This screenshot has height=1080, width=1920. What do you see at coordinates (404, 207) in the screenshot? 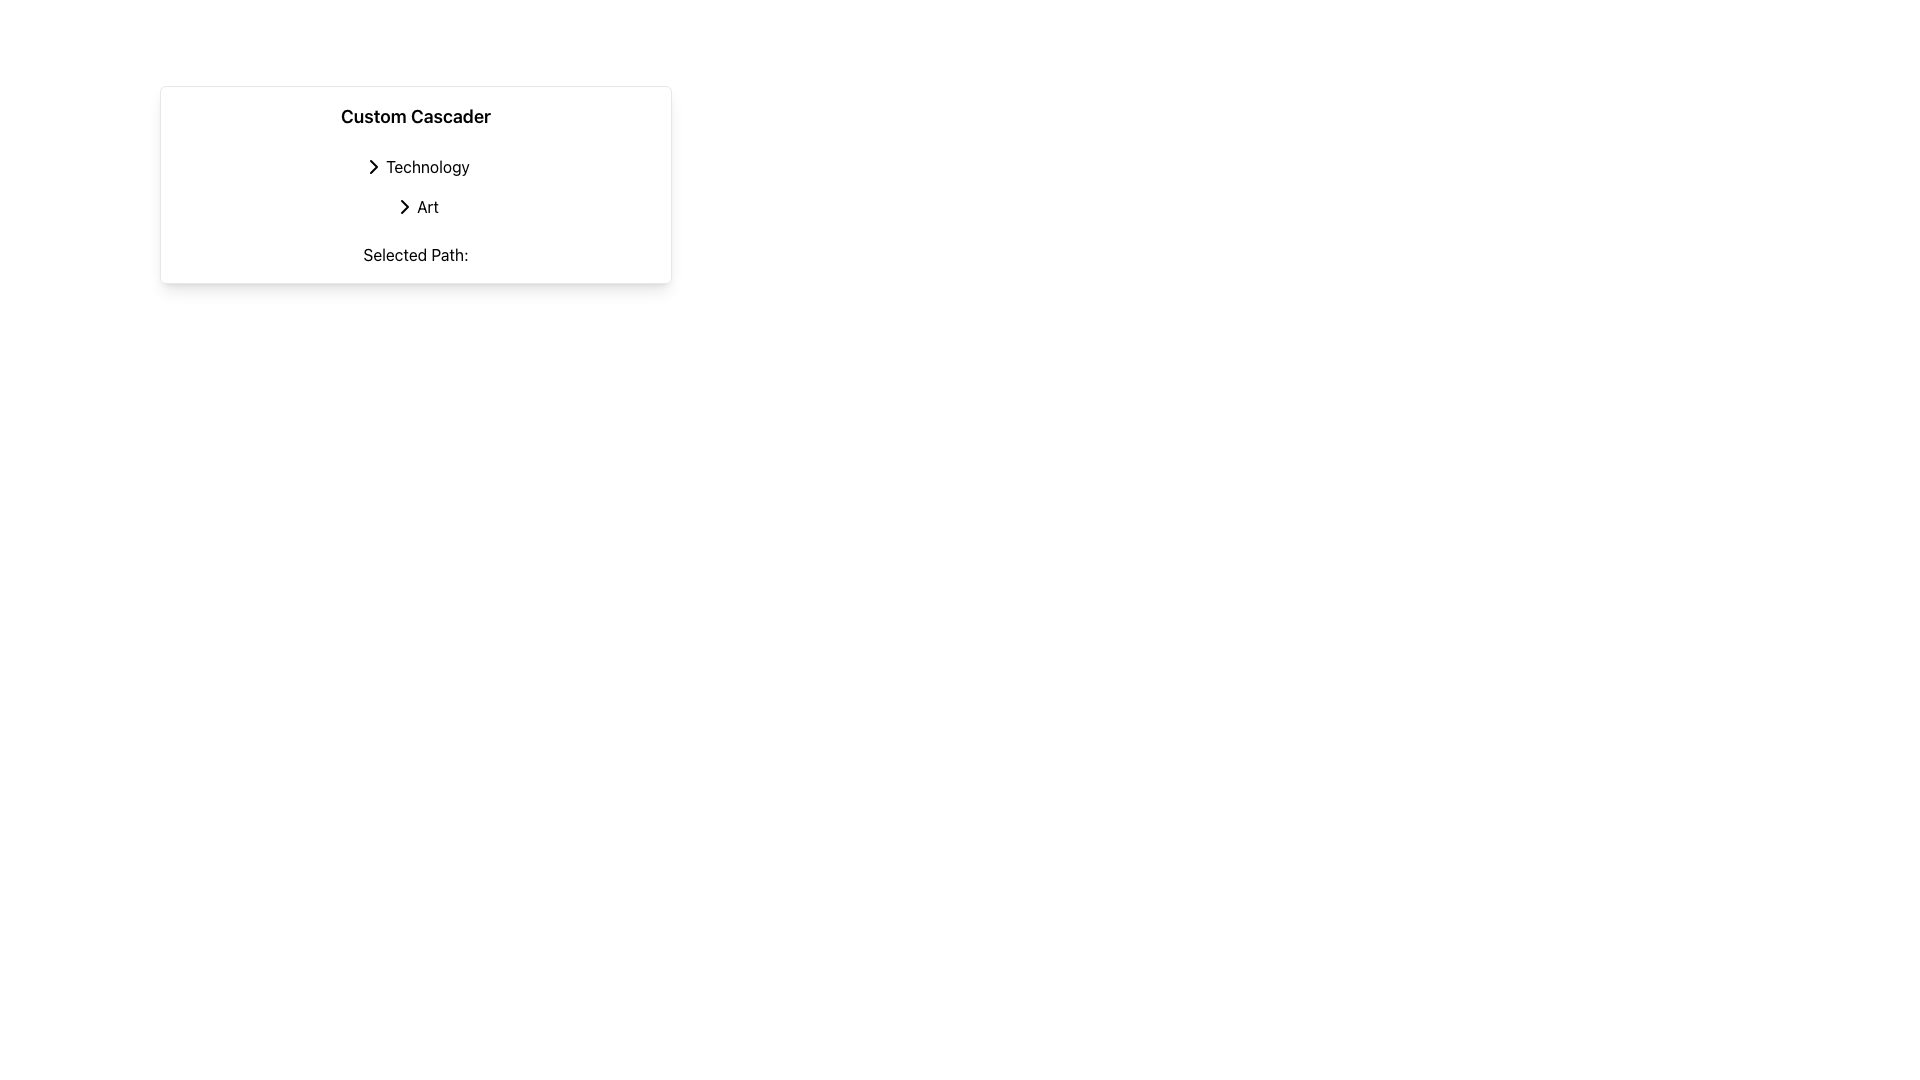
I see `the right-pointing arrow icon located to the left of the 'Art' text label` at bounding box center [404, 207].